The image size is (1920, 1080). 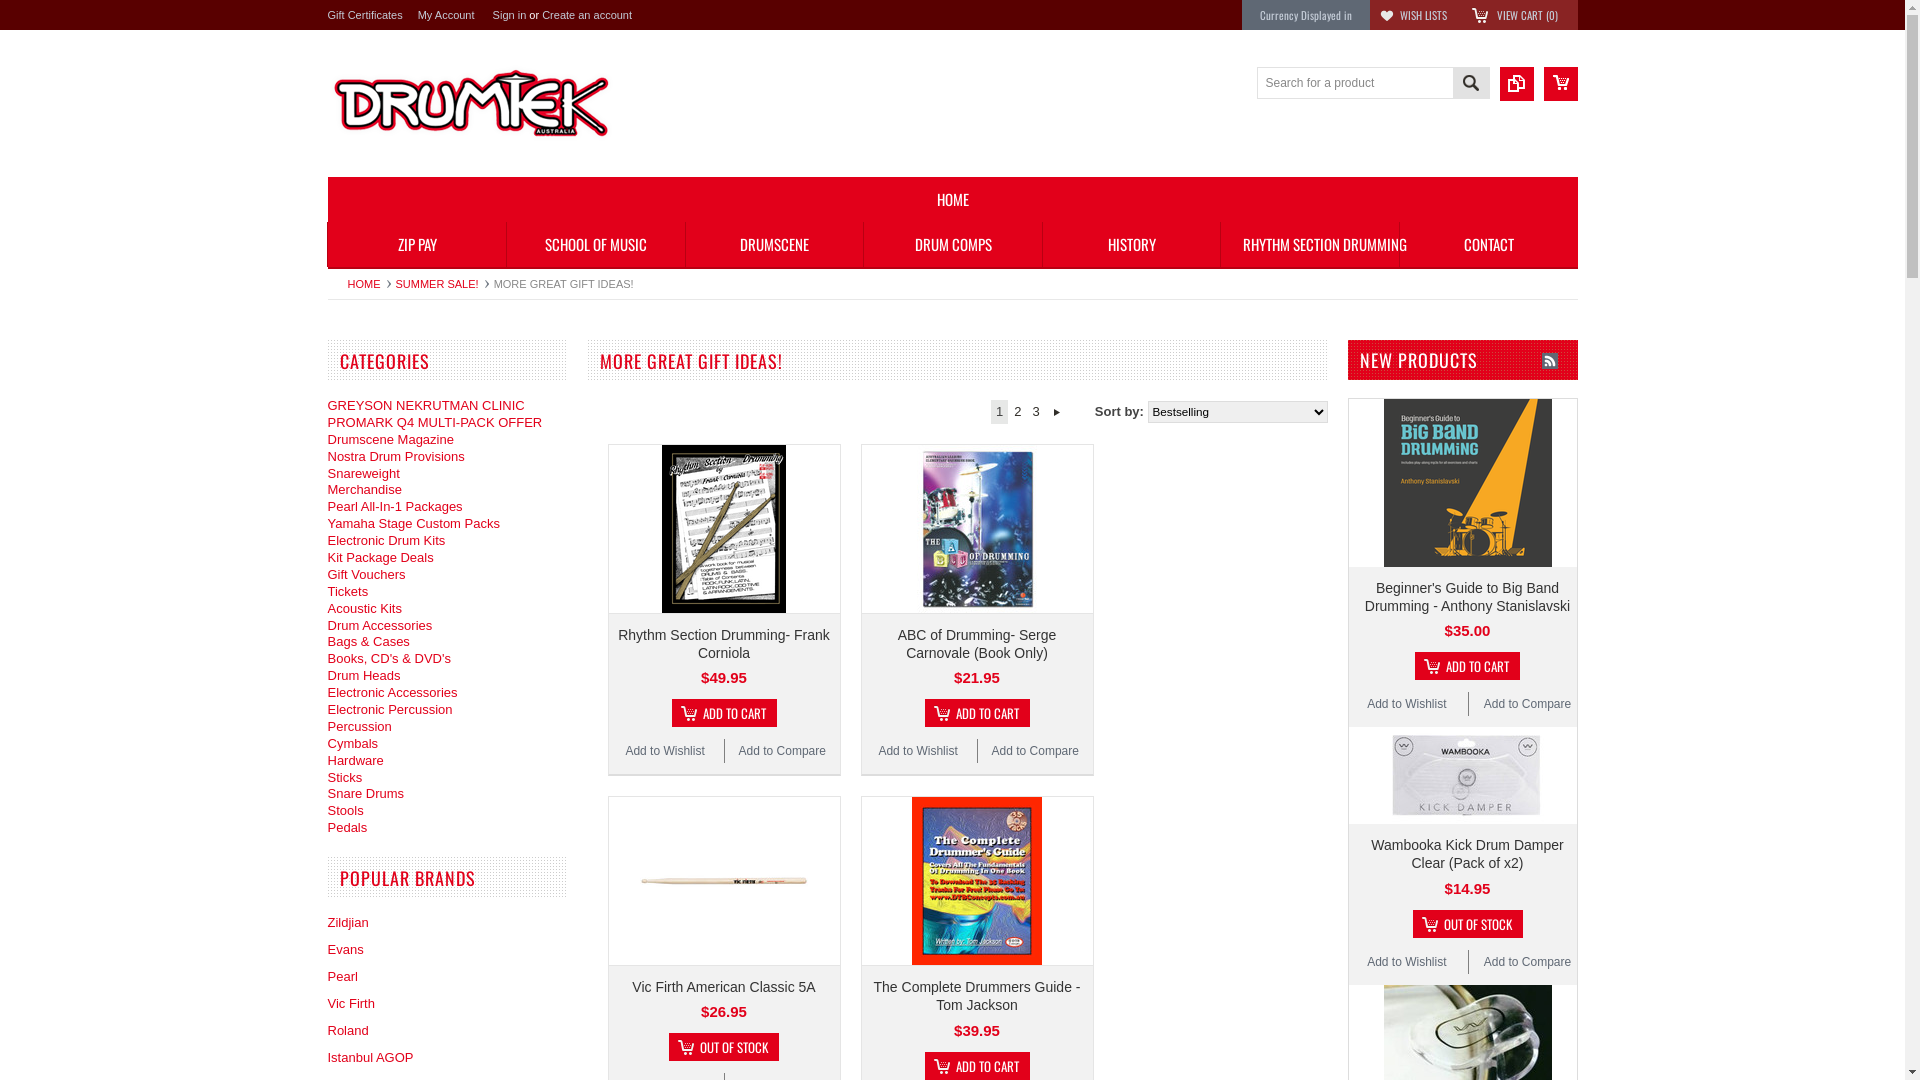 What do you see at coordinates (434, 421) in the screenshot?
I see `'PROMARK Q4 MULTI-PACK OFFER'` at bounding box center [434, 421].